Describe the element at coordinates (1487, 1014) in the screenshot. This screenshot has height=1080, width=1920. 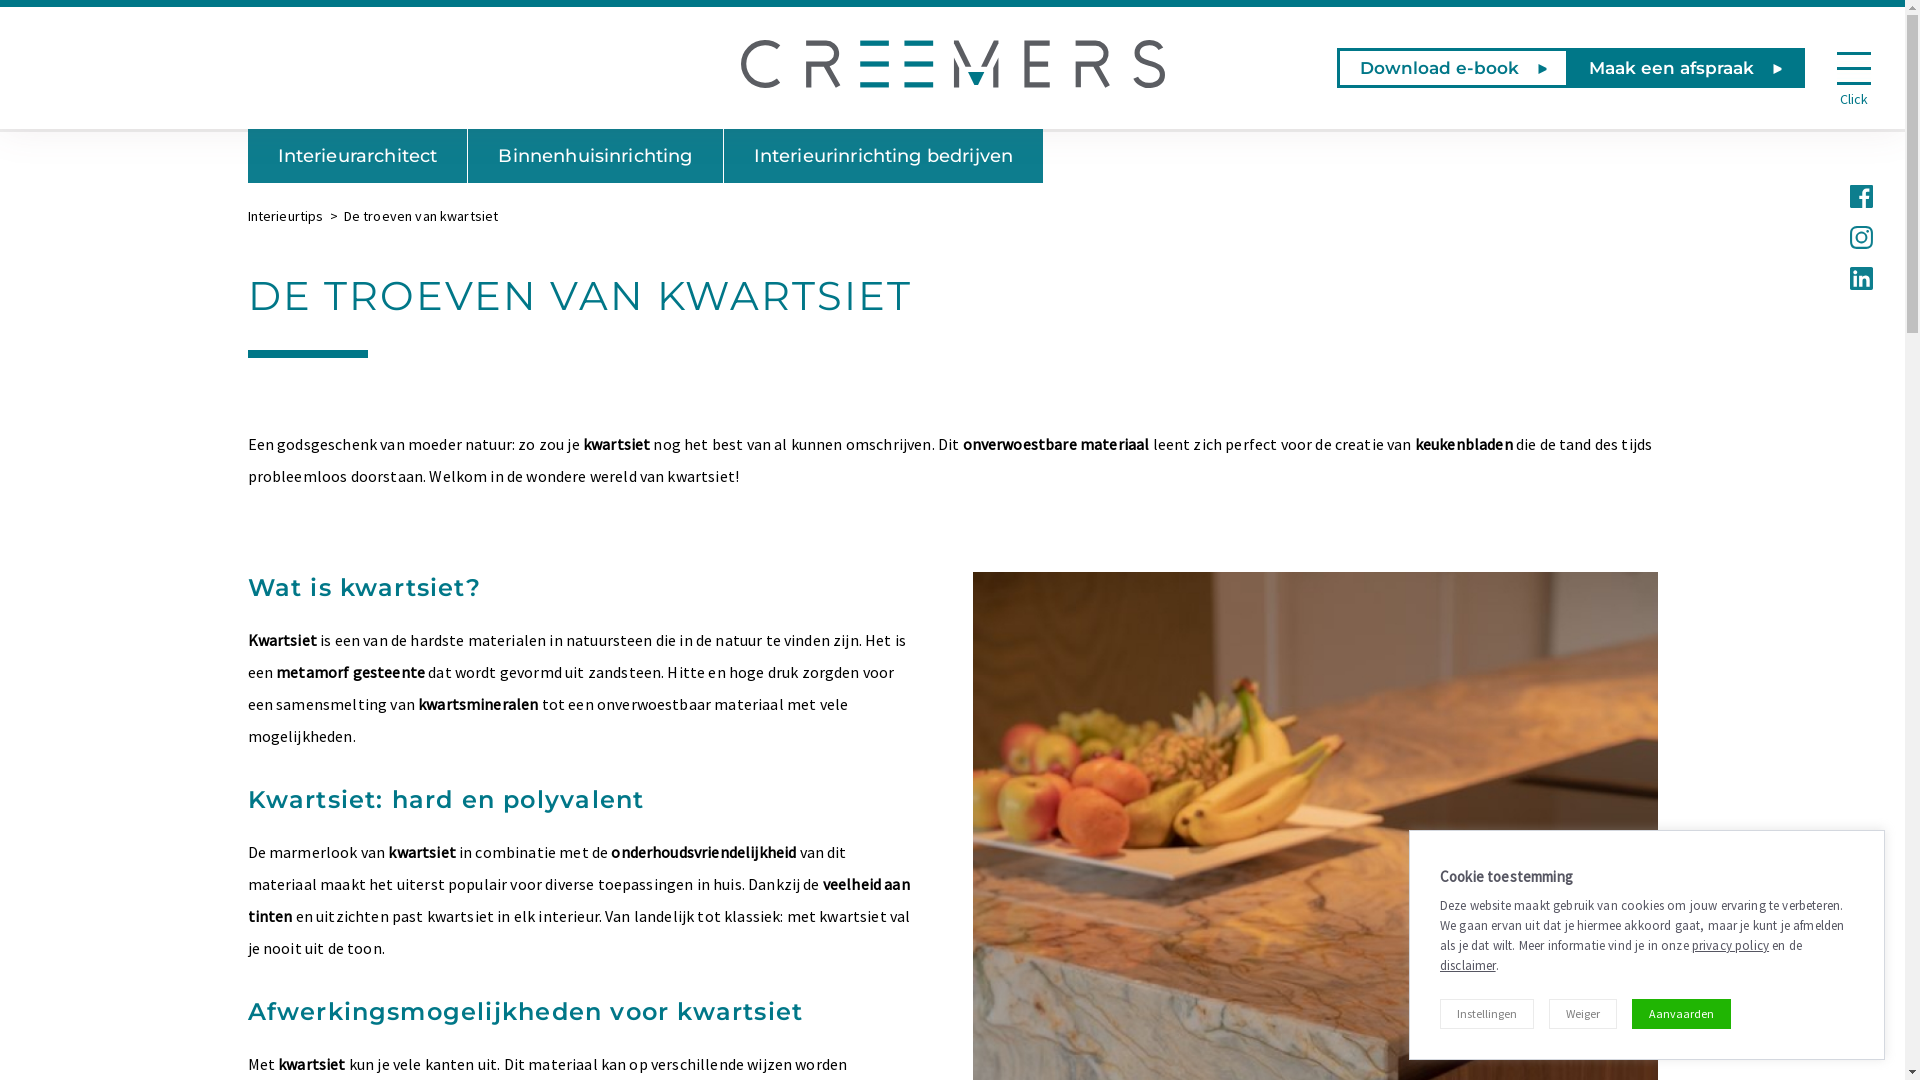
I see `'Instellingen'` at that location.